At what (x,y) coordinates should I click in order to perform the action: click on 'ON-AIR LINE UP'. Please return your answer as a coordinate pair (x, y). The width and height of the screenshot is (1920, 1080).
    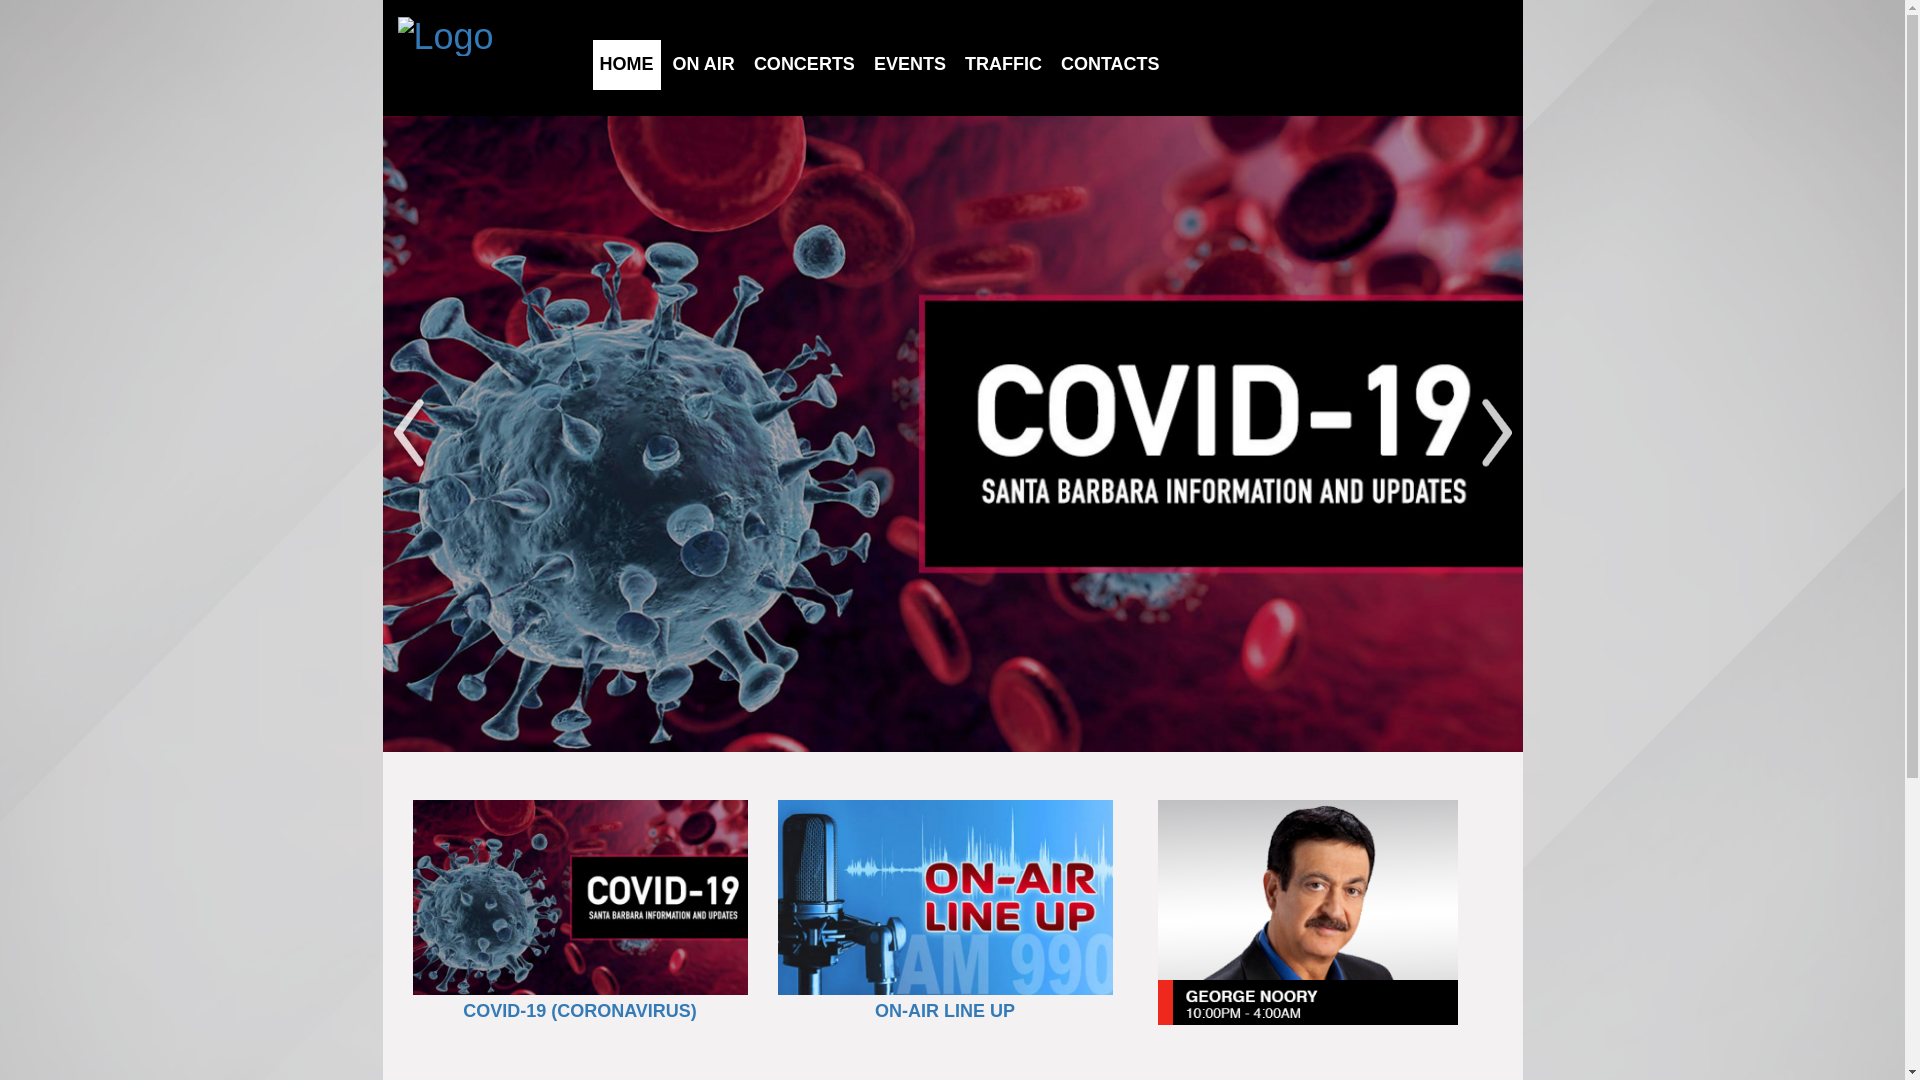
    Looking at the image, I should click on (944, 1010).